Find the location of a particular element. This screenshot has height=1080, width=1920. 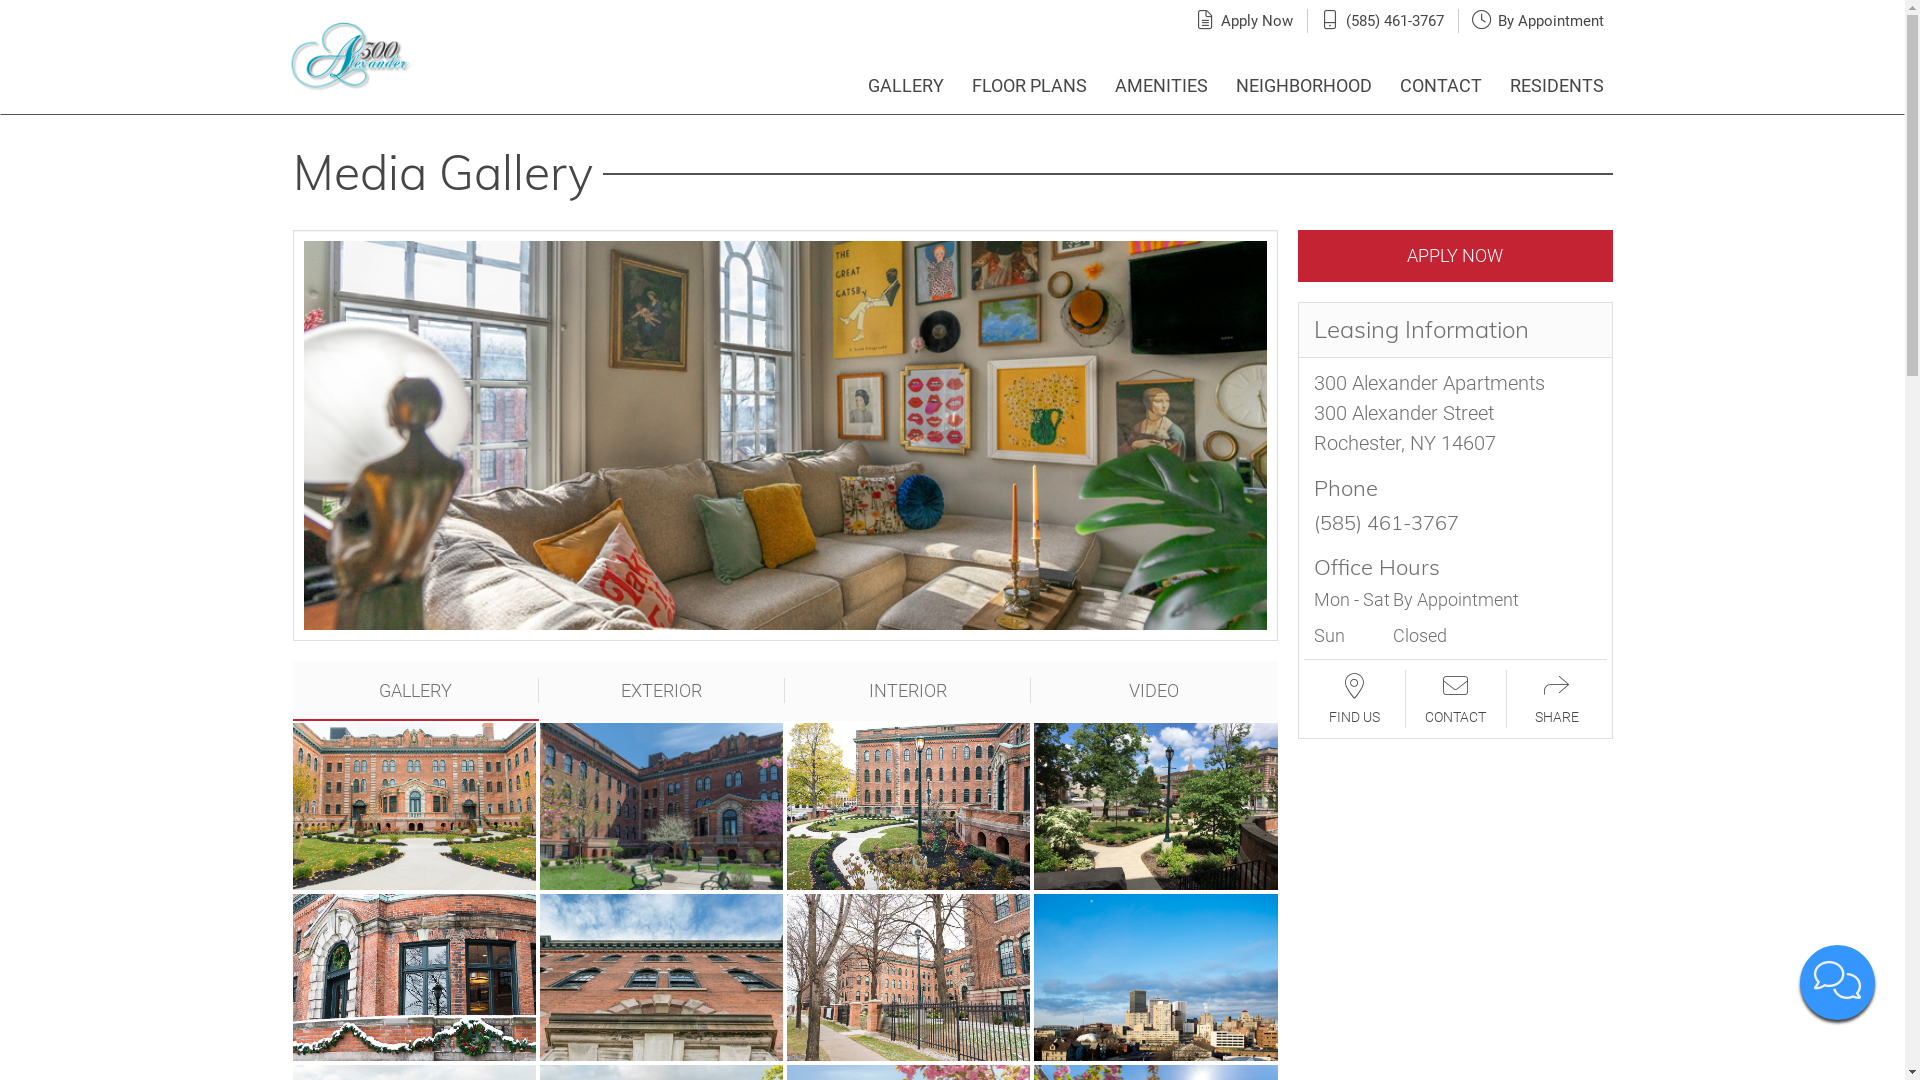

'AMENITIES' is located at coordinates (1098, 76).